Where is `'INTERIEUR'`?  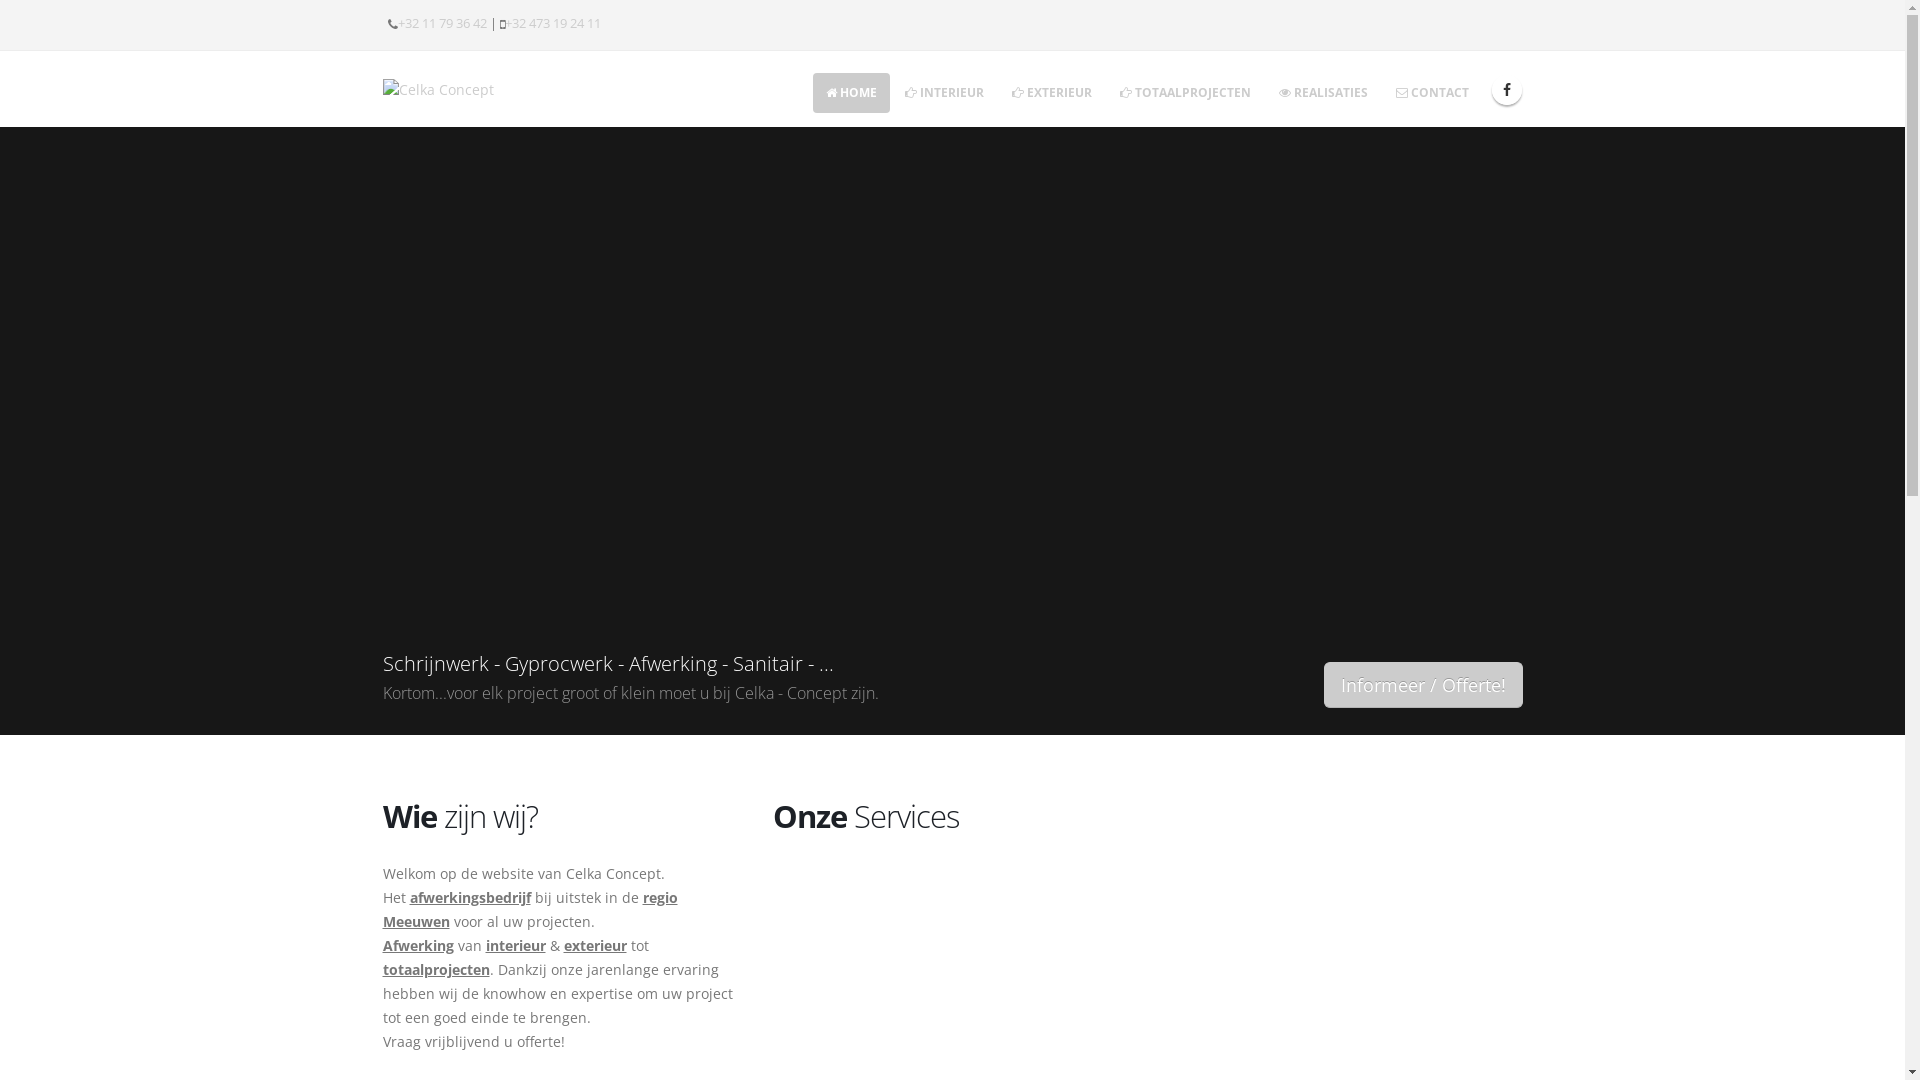 'INTERIEUR' is located at coordinates (943, 92).